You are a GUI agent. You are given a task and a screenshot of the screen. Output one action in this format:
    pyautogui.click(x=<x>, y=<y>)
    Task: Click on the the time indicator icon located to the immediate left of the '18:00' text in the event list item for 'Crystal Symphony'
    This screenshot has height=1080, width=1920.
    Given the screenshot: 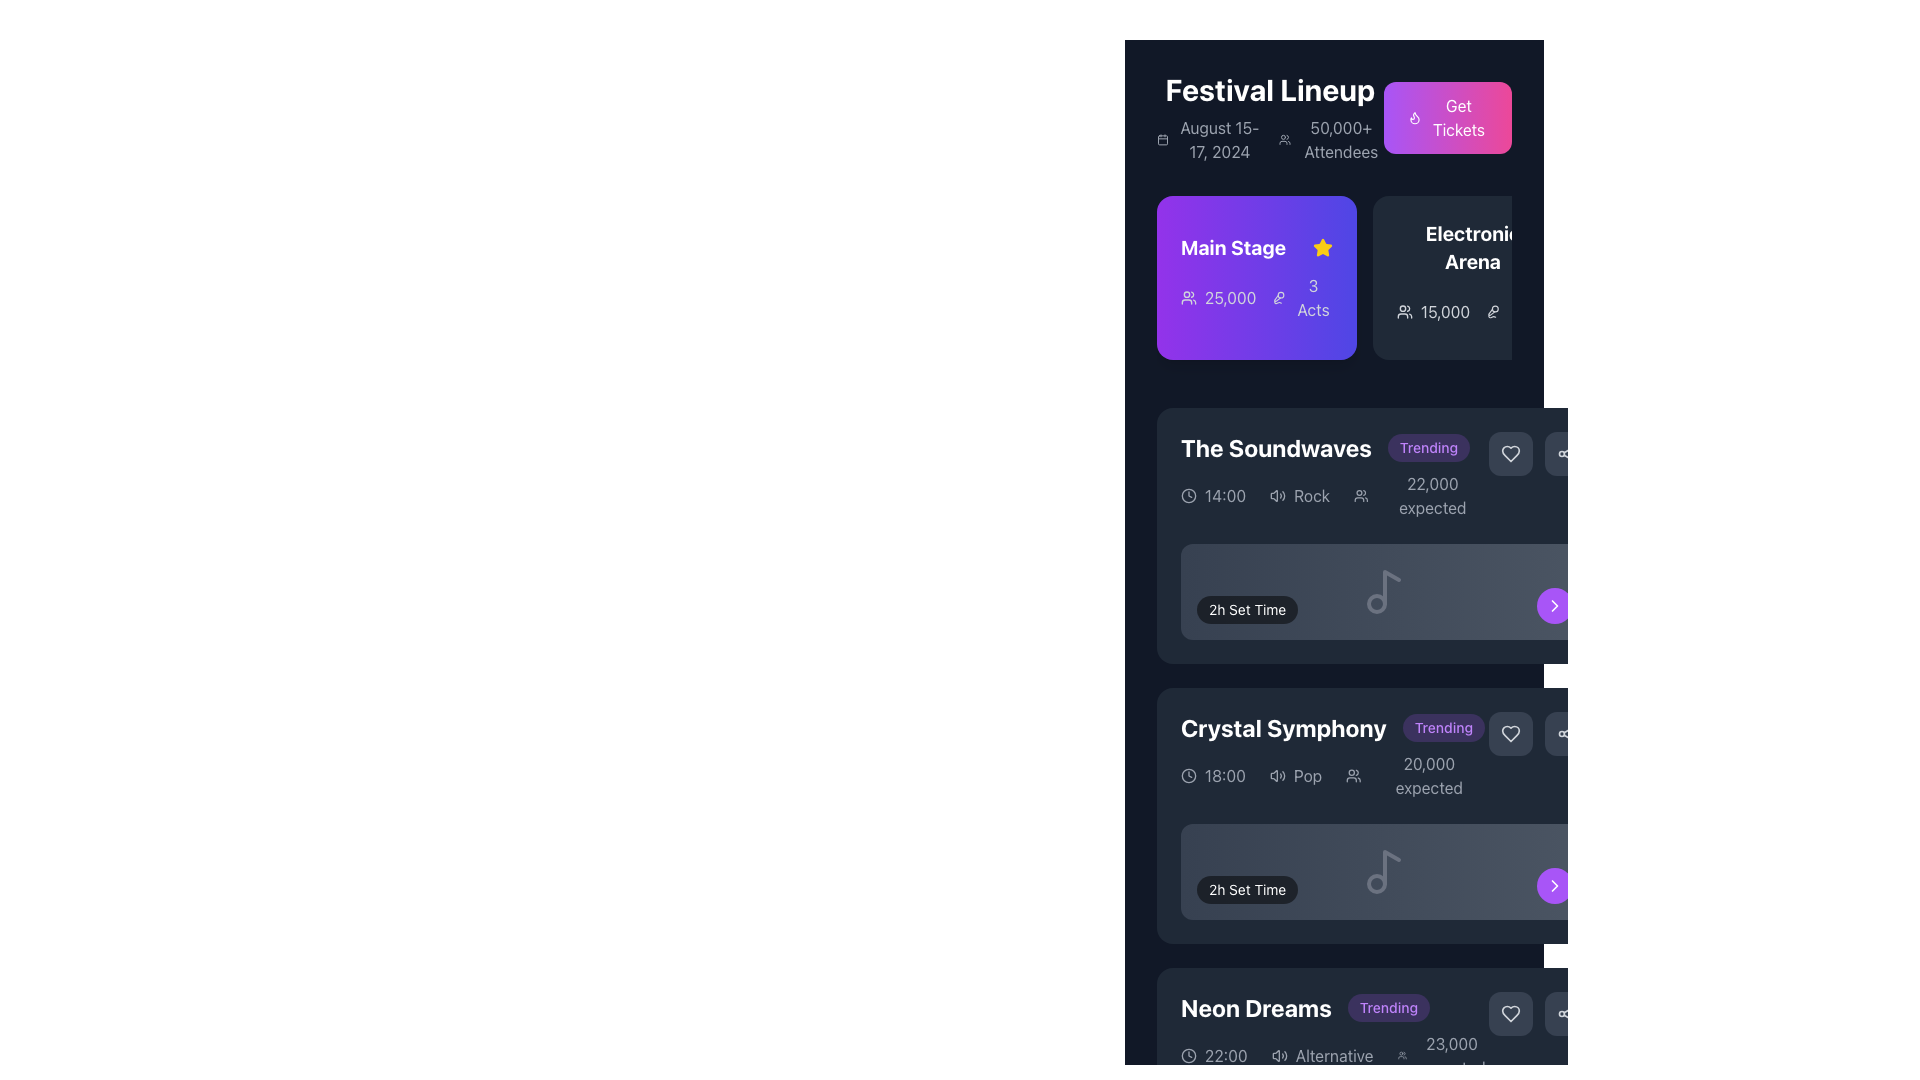 What is the action you would take?
    pyautogui.click(x=1189, y=774)
    